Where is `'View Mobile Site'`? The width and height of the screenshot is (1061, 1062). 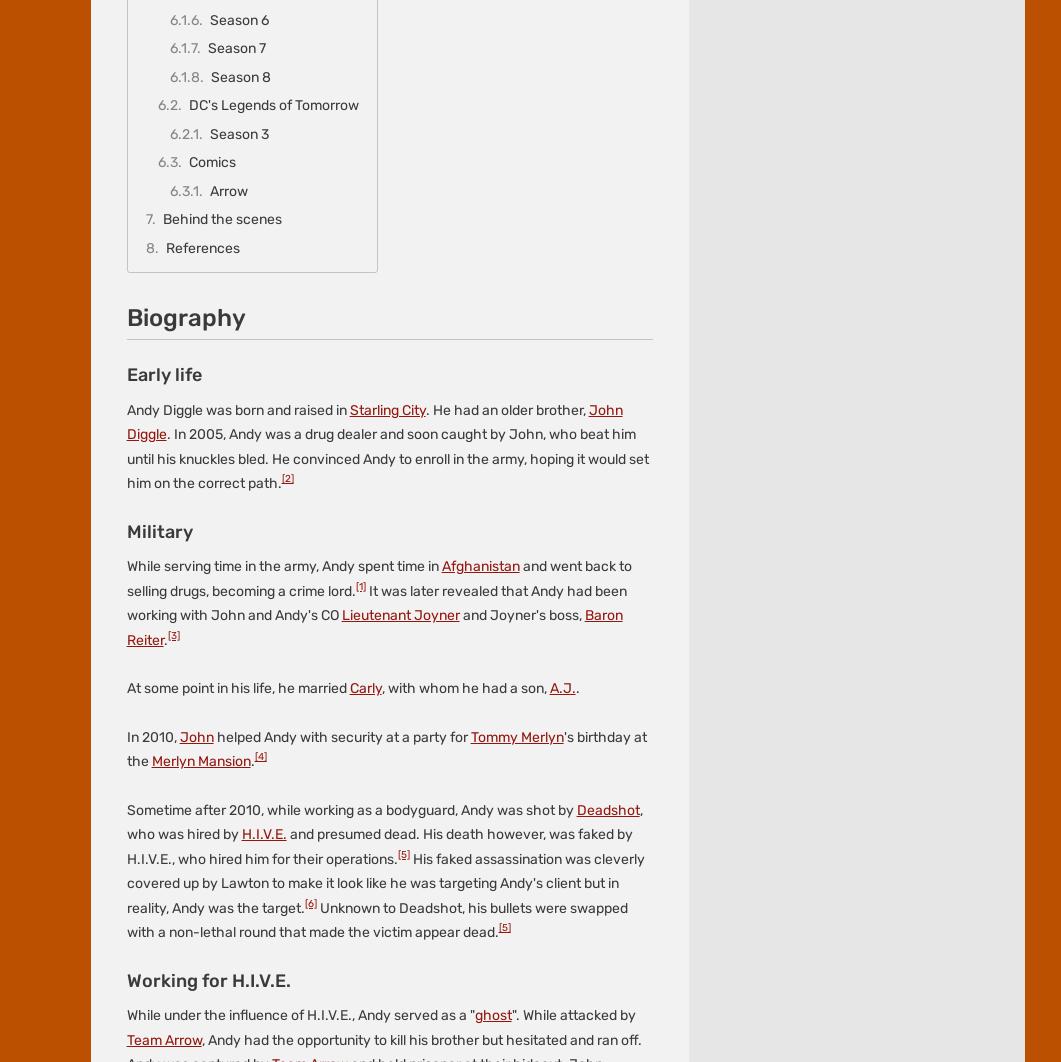 'View Mobile Site' is located at coordinates (503, 328).